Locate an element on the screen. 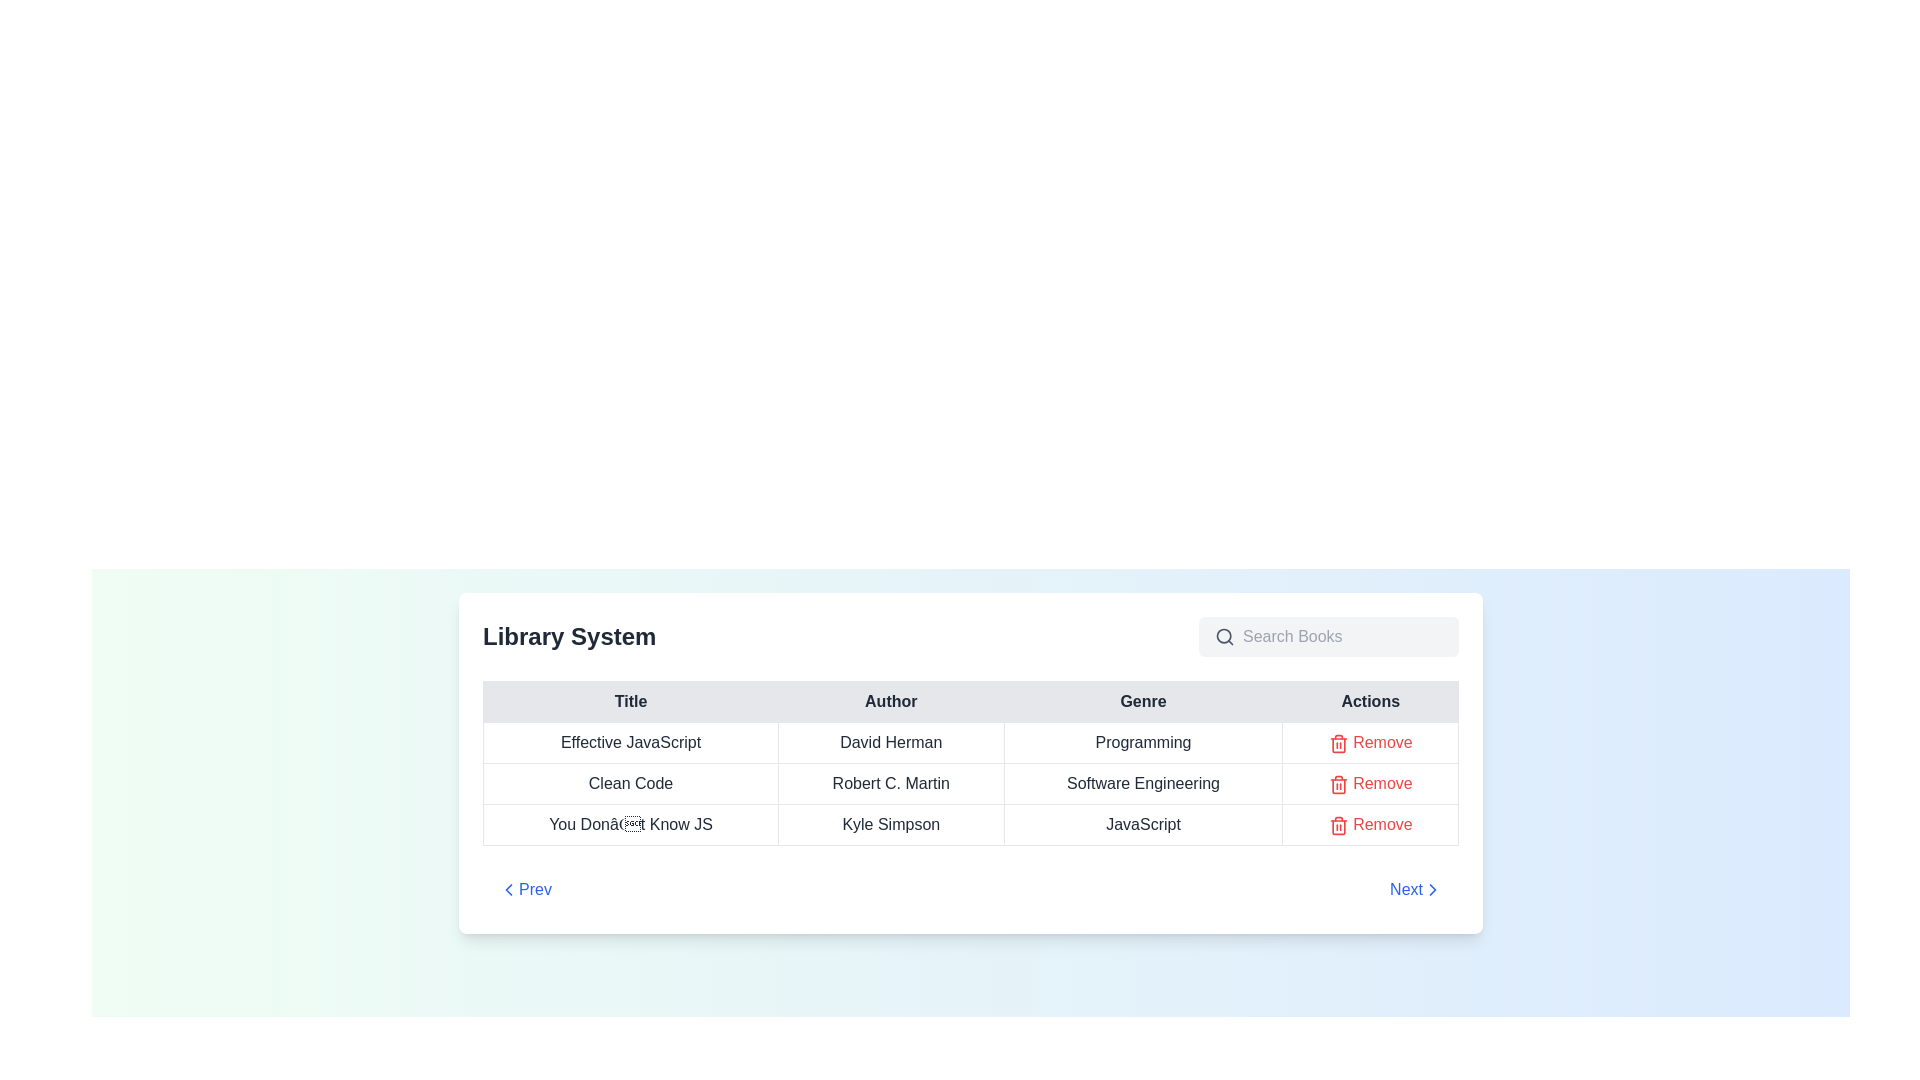 The image size is (1920, 1080). the forward navigation icon within the 'Next' button in the pagination control at the bottom-right edge of the main table display is located at coordinates (1432, 889).